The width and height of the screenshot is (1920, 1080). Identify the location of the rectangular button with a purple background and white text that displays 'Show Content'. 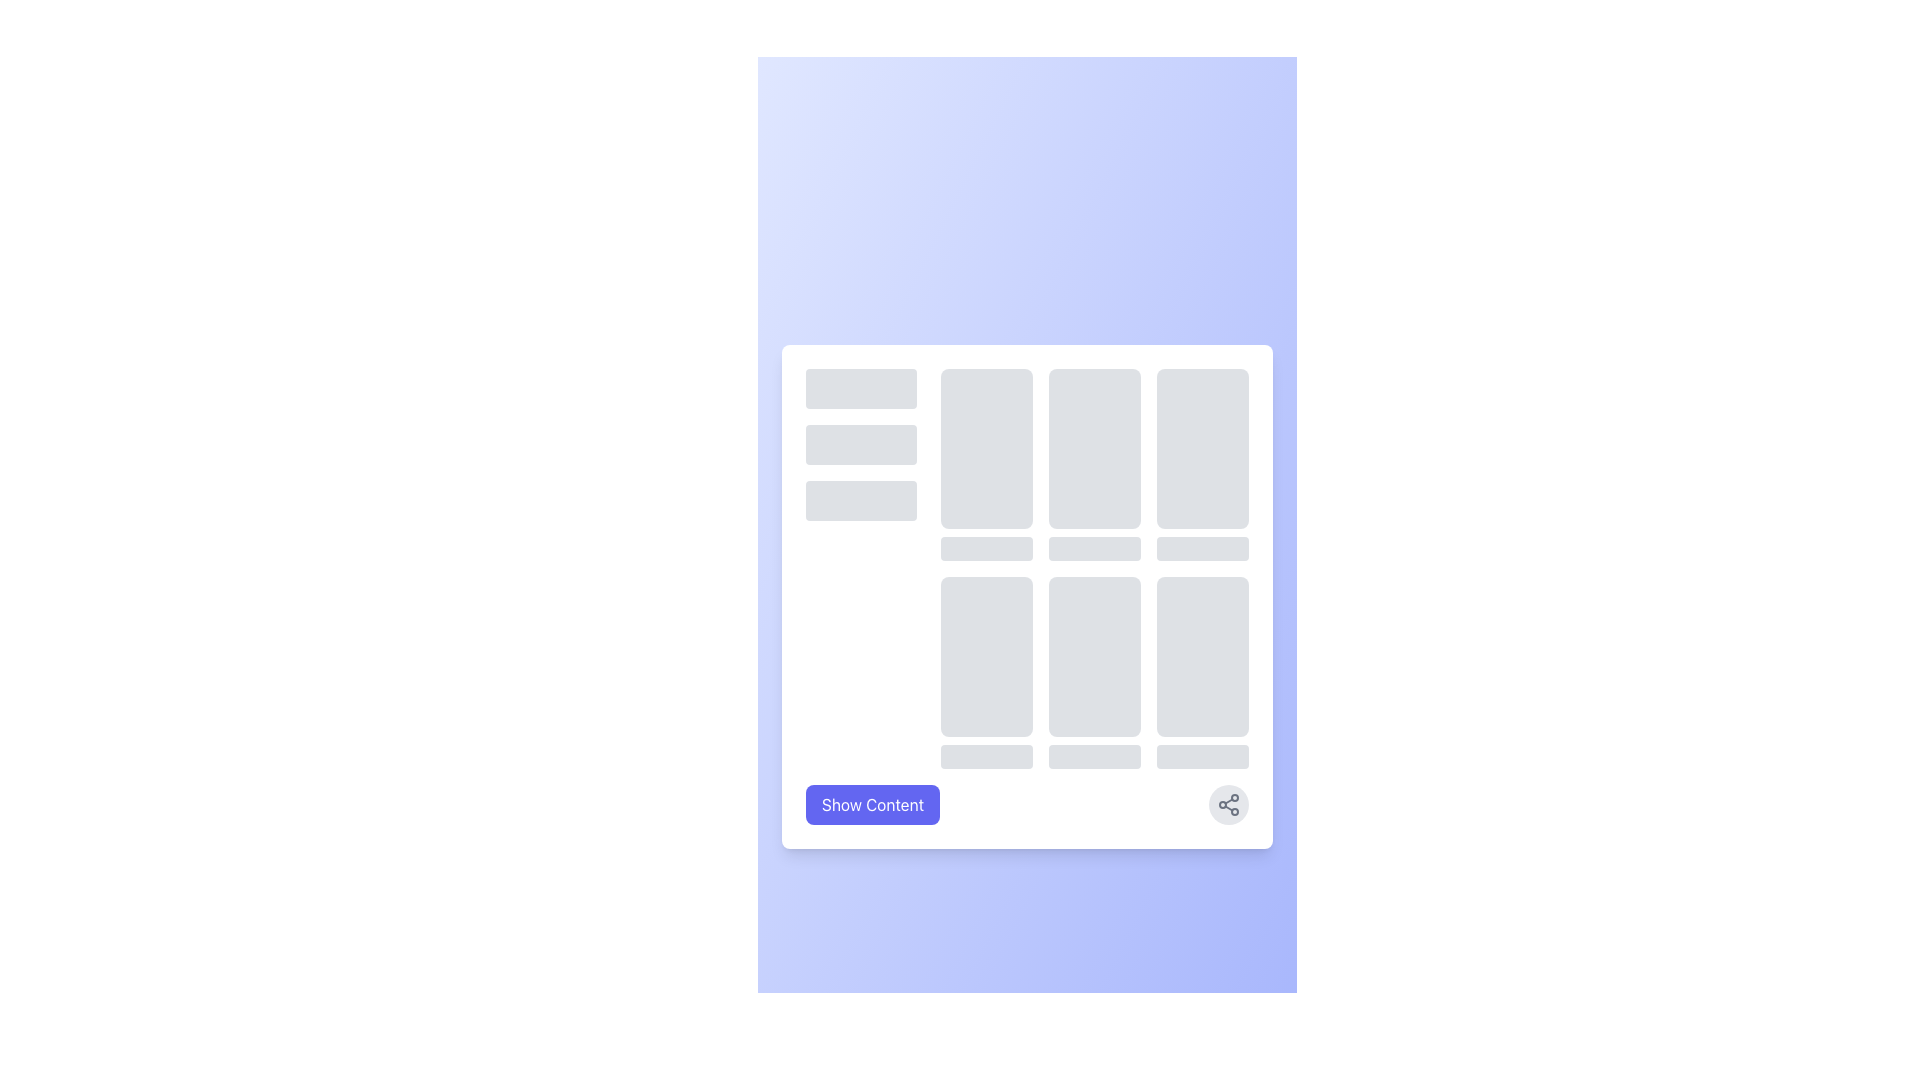
(873, 804).